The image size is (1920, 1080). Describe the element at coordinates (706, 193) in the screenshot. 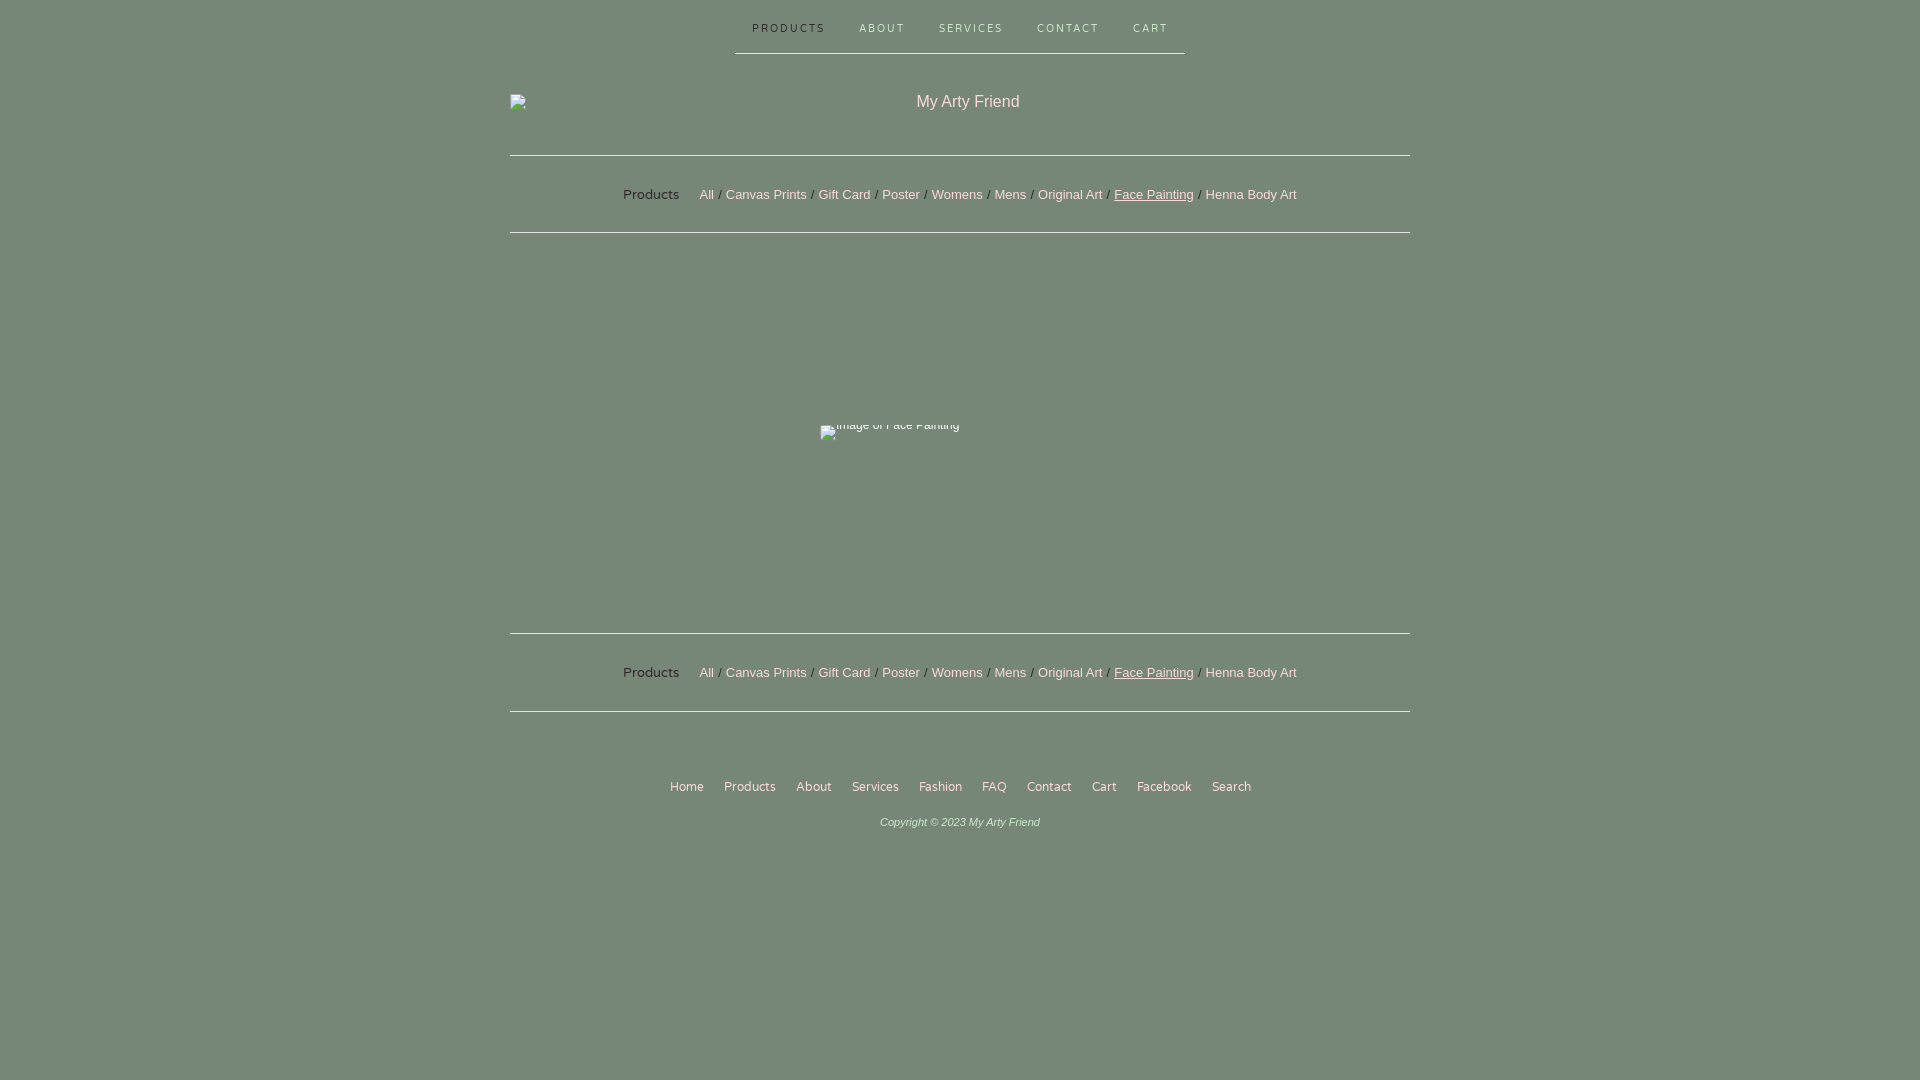

I see `'All'` at that location.